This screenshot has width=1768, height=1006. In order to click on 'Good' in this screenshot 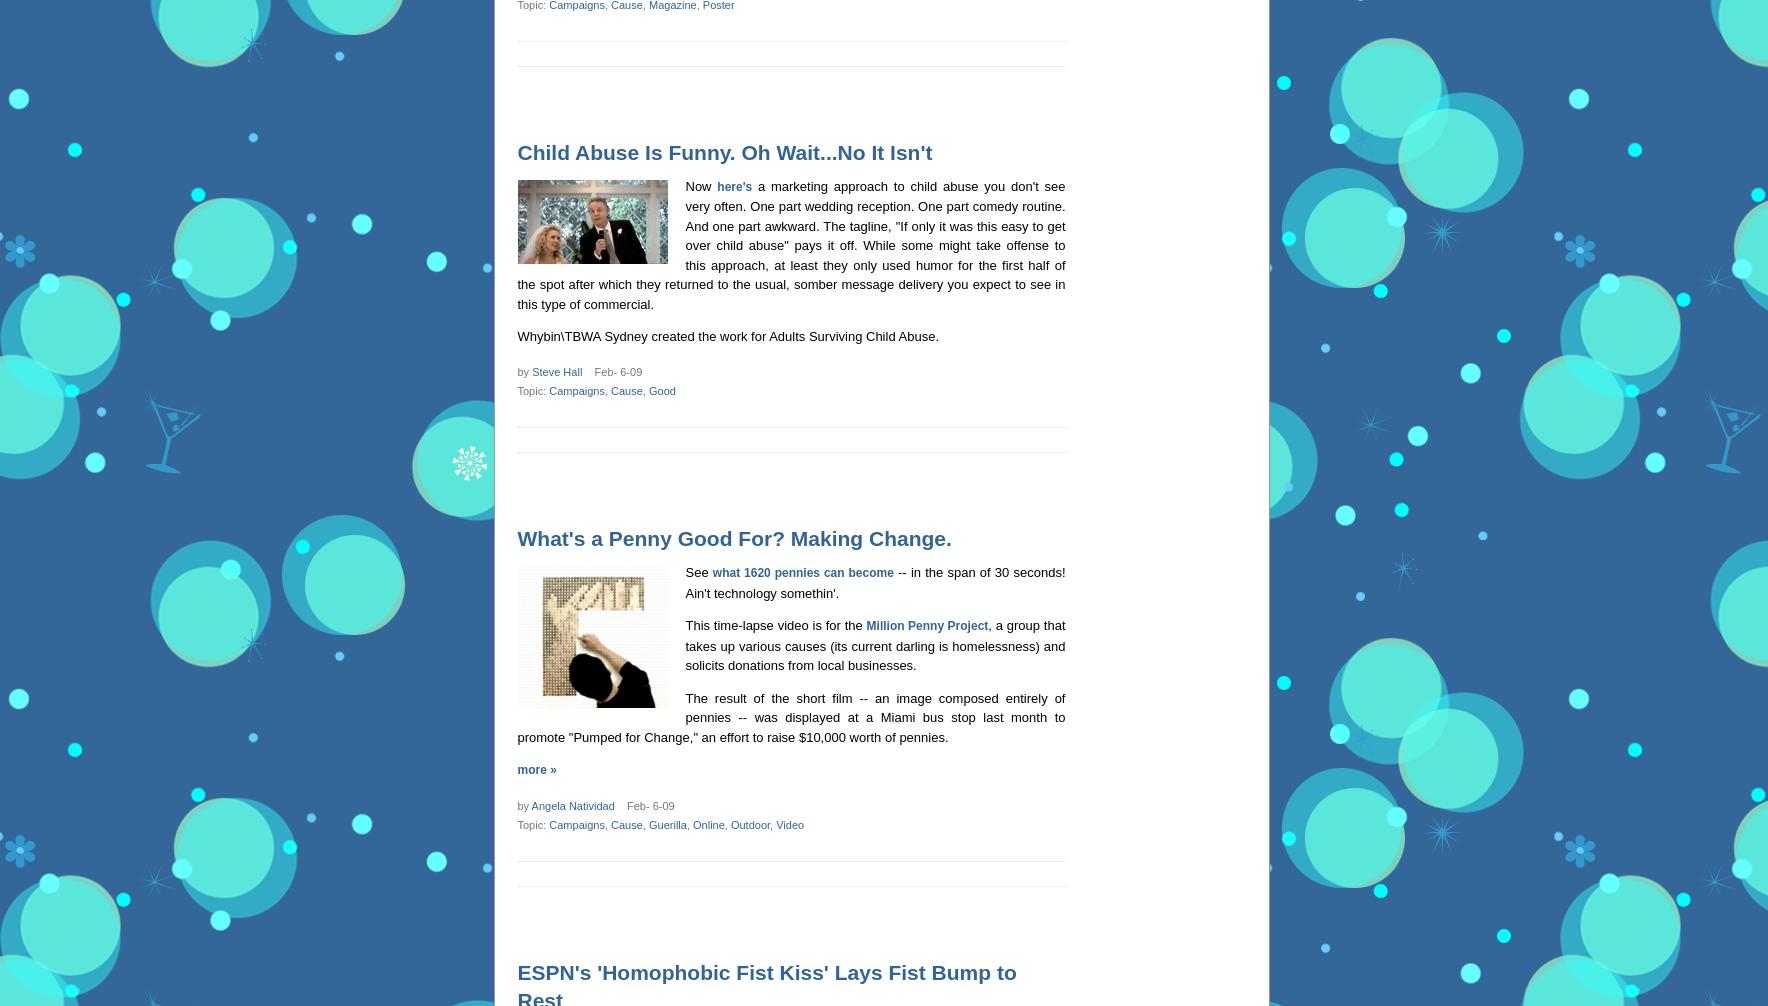, I will do `click(660, 390)`.